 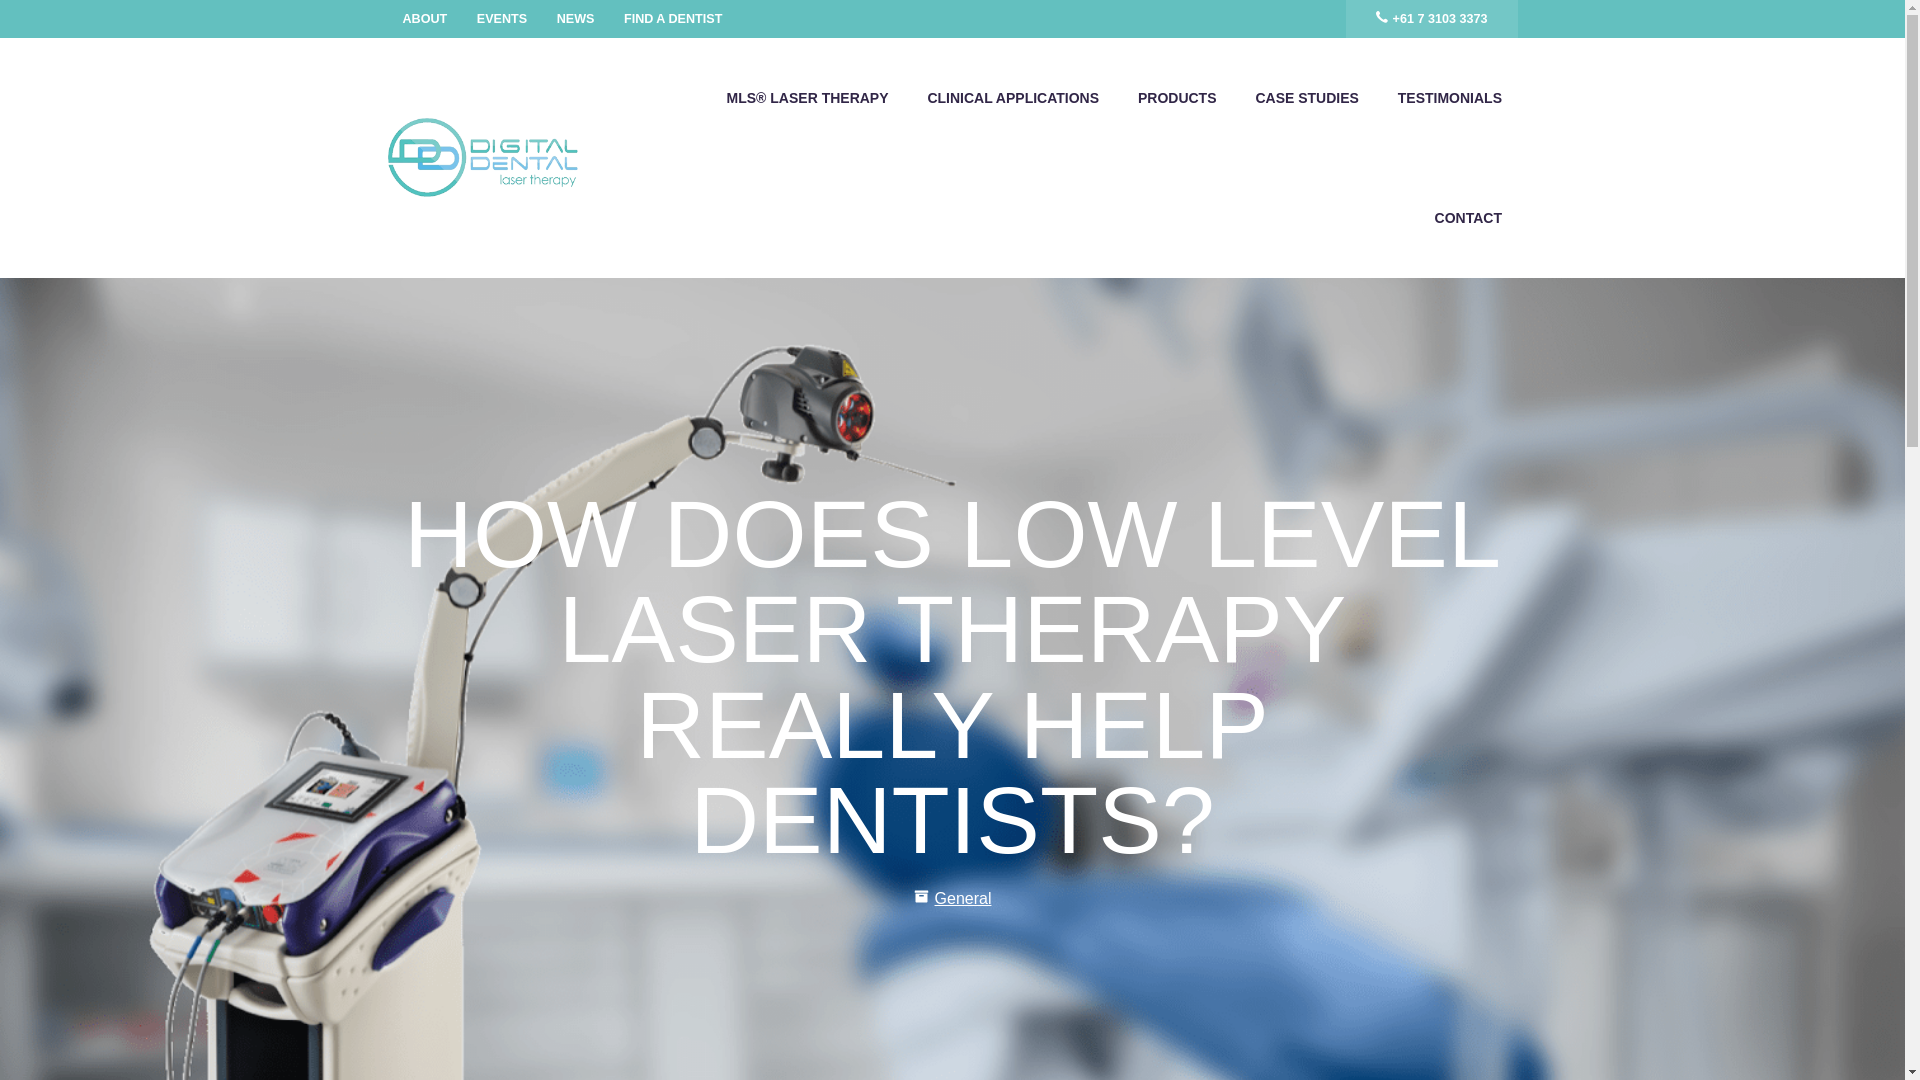 I want to click on 'PHONE-REV+61 7 3103 3373', so click(x=1430, y=19).